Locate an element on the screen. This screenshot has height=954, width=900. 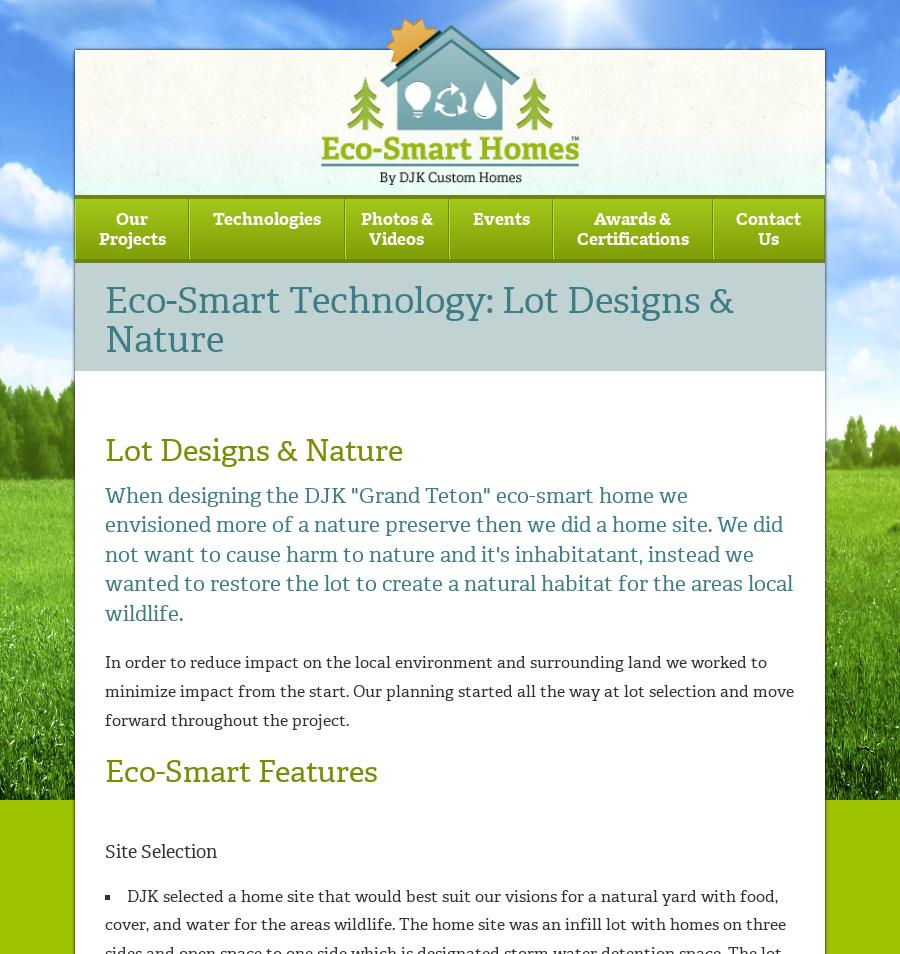
'Technologies' is located at coordinates (265, 216).